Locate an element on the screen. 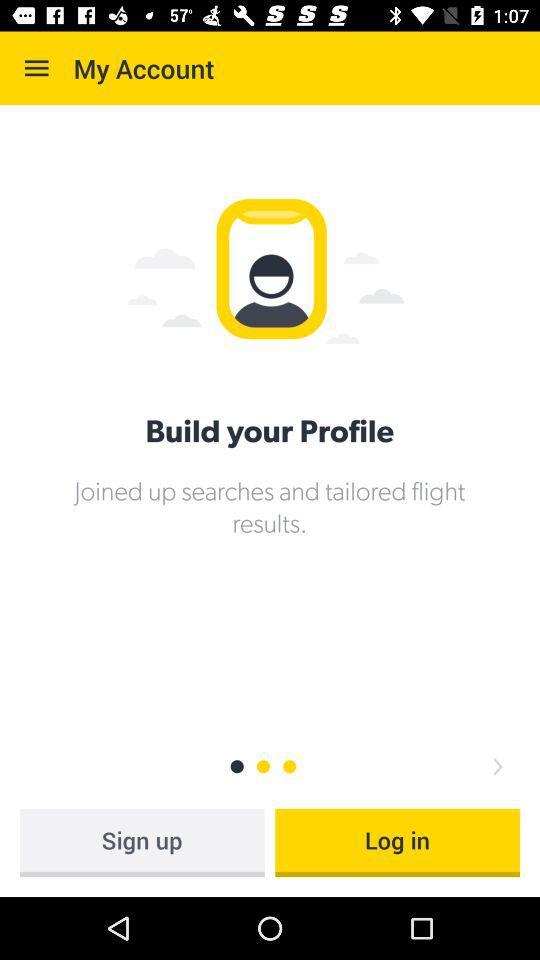 The height and width of the screenshot is (960, 540). the icon to the left of the log in icon is located at coordinates (141, 841).